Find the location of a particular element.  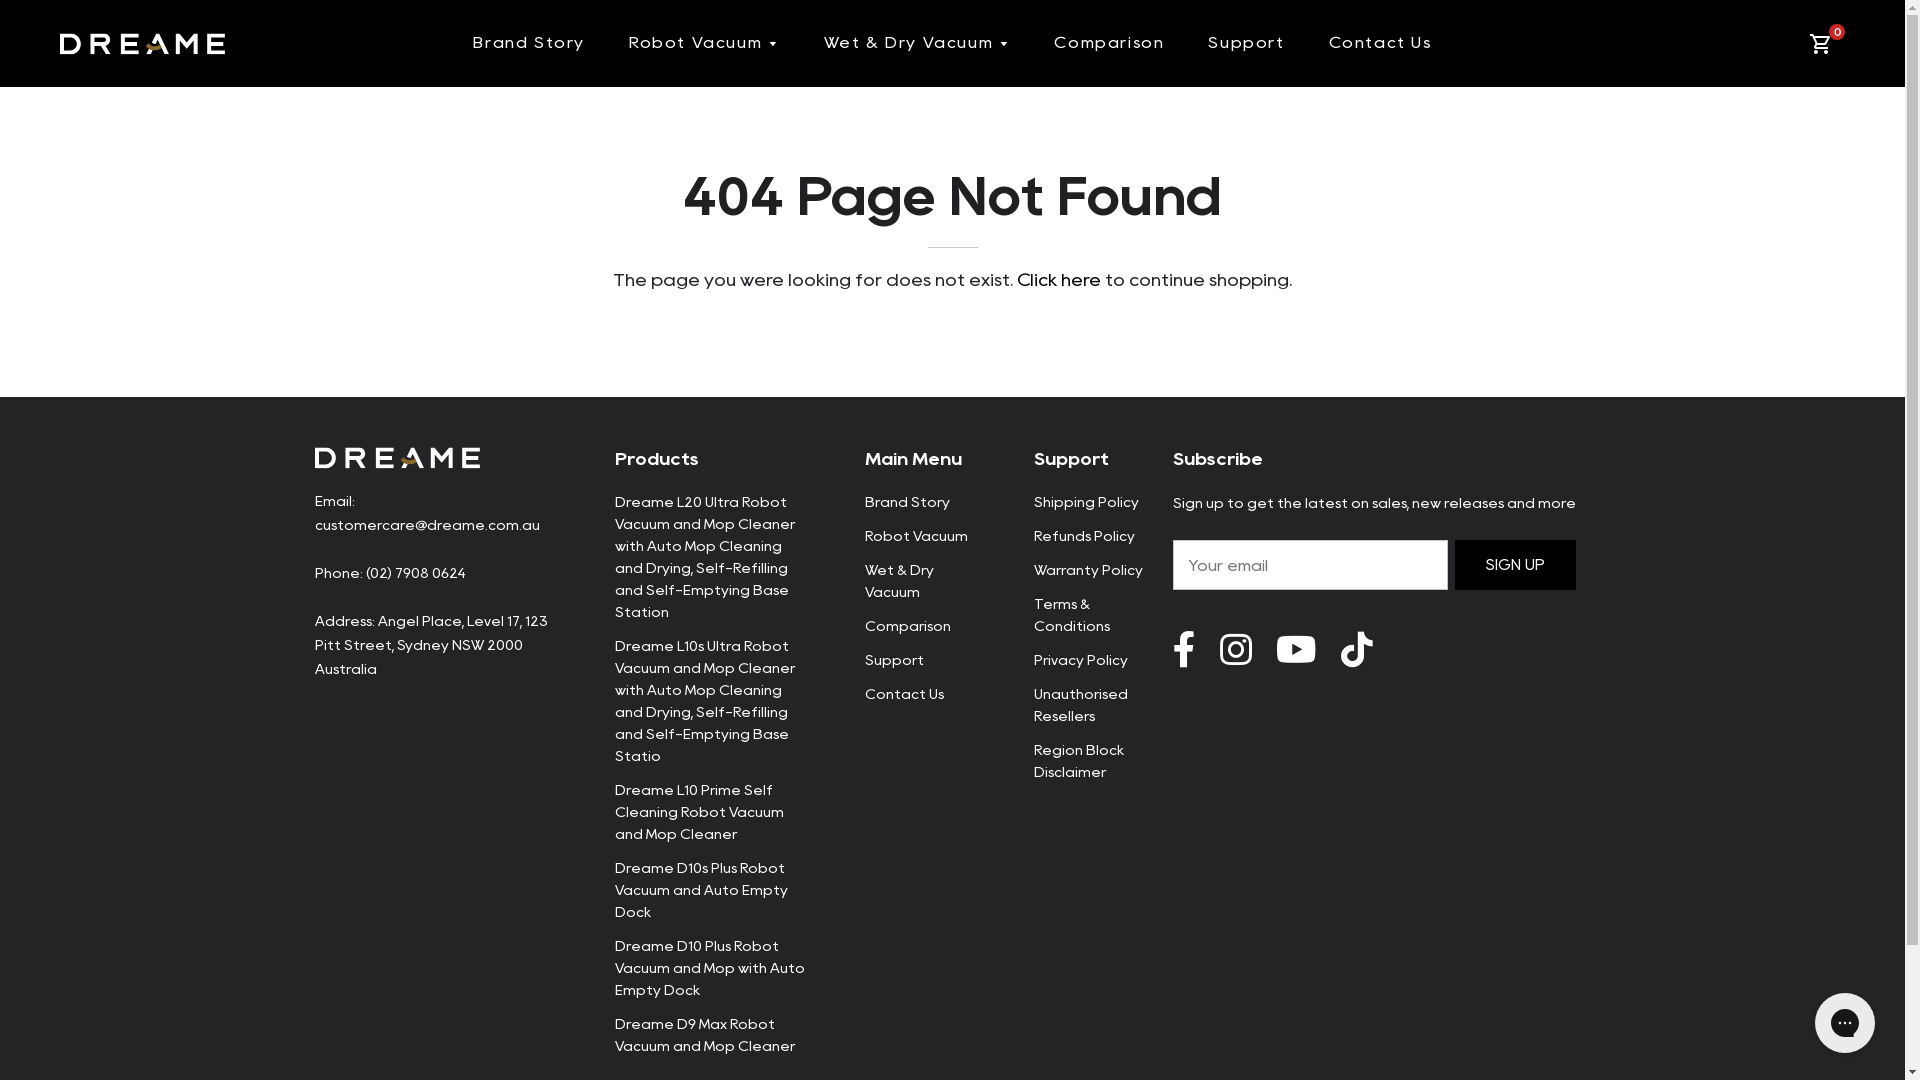

'Support' is located at coordinates (1207, 42).